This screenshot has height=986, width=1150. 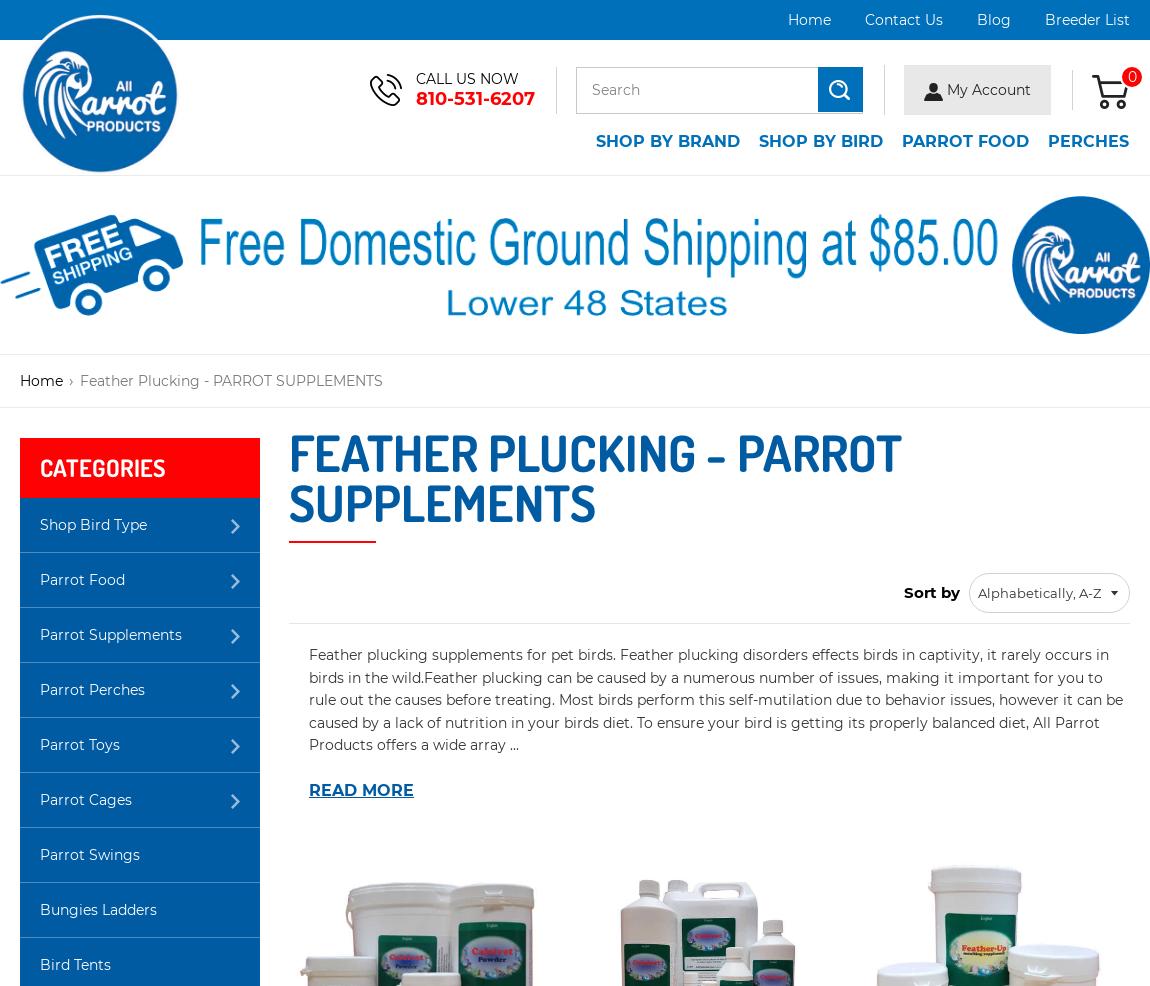 What do you see at coordinates (39, 524) in the screenshot?
I see `'Shop Bird Type'` at bounding box center [39, 524].